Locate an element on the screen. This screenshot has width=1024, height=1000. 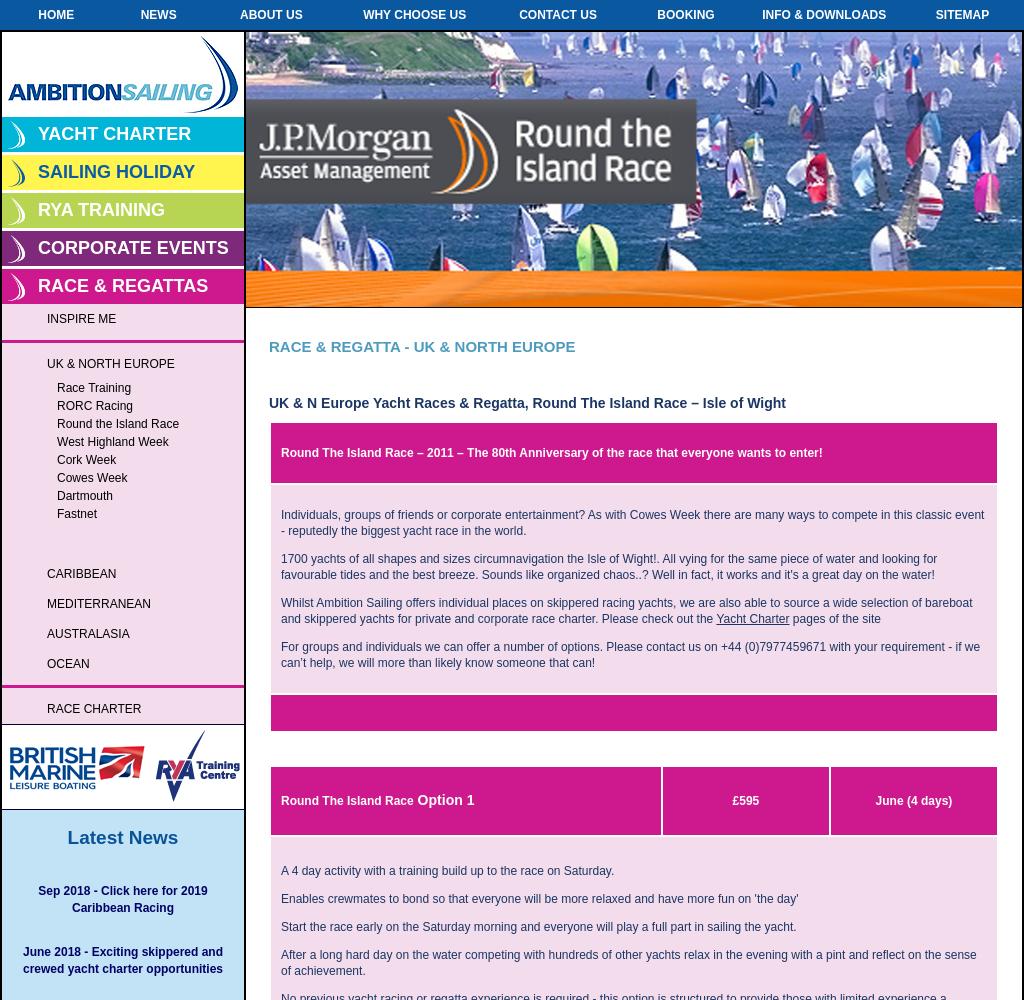
'Whilst  Ambition Sailing offers individual places on skippered racing yachts, we are also able to source a  wide selection of bareboat and skippered yachts for private and corporate race charter.  Please check out the' is located at coordinates (280, 609).